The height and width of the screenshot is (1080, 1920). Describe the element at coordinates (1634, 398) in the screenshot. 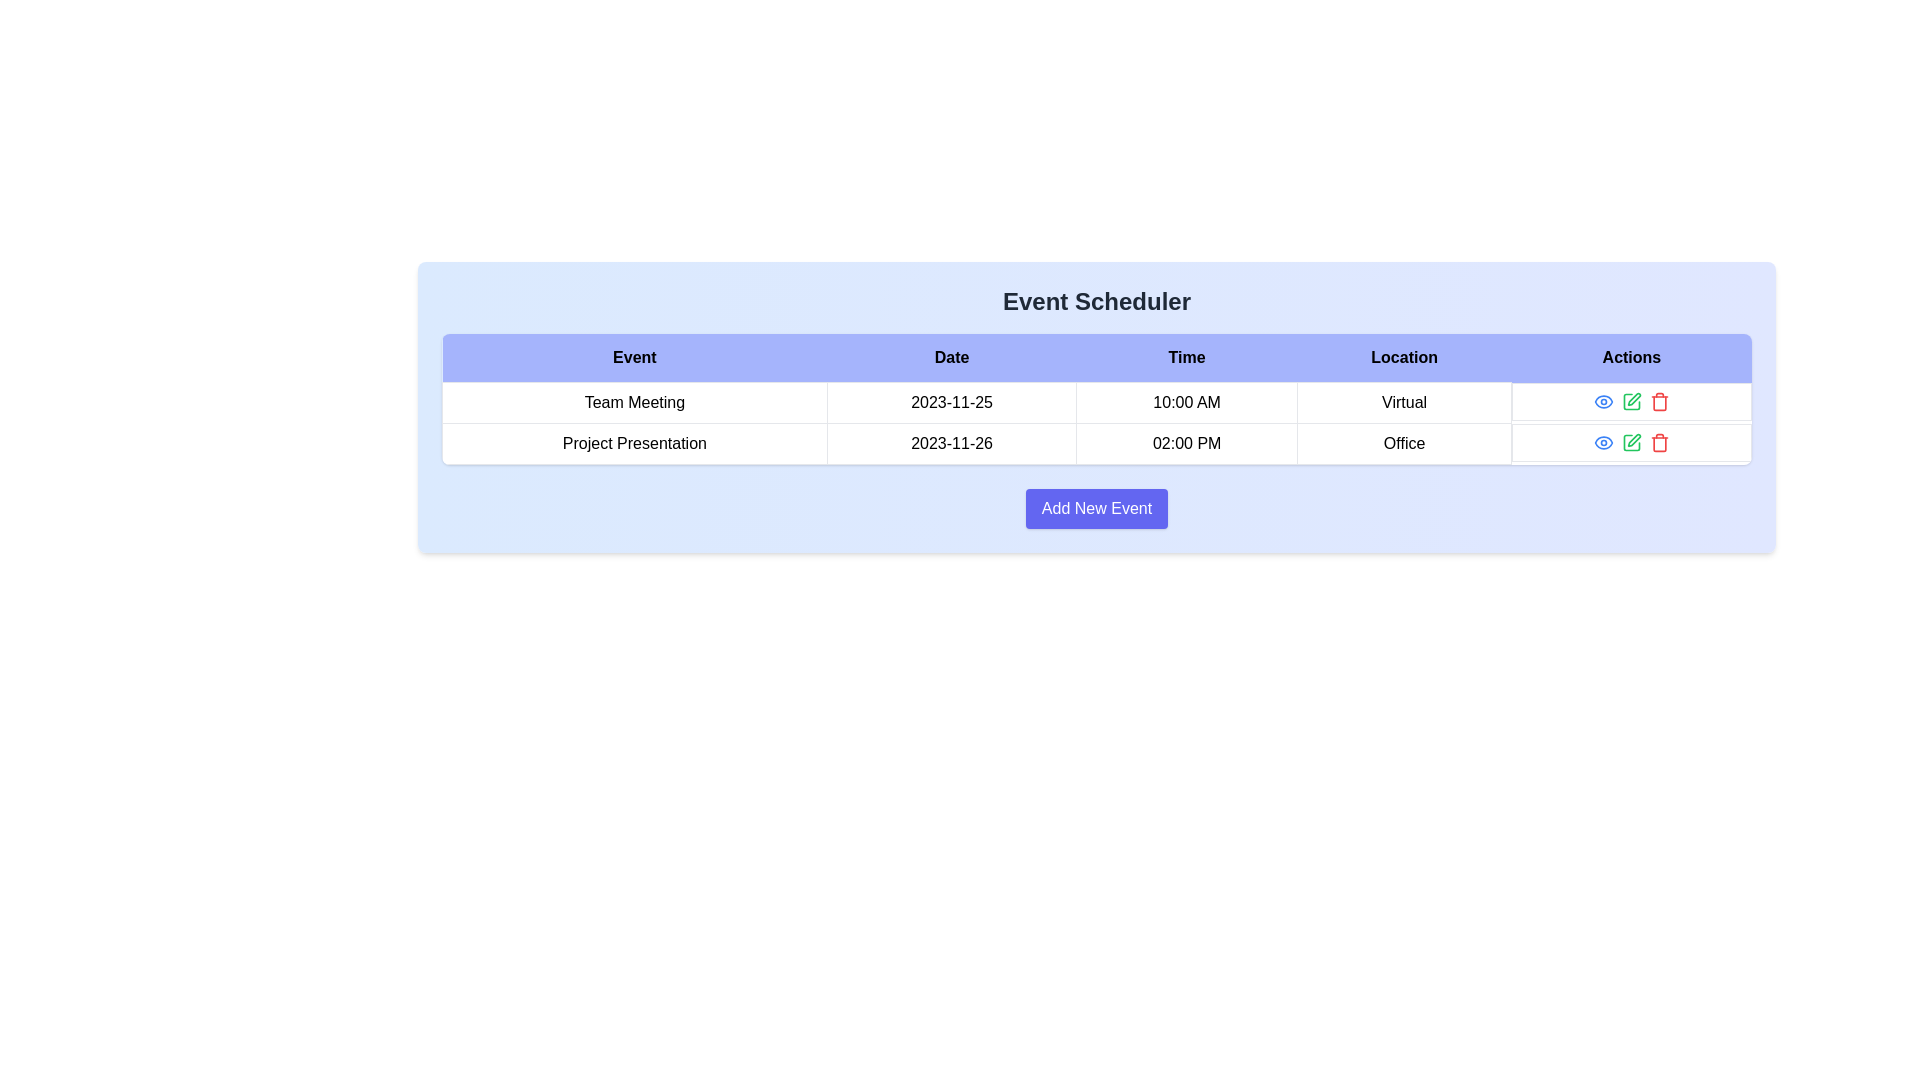

I see `the pen-shaped icon button in the actions column of the 'Event Scheduler' table to initiate editing for the 'Project Presentation' entry` at that location.